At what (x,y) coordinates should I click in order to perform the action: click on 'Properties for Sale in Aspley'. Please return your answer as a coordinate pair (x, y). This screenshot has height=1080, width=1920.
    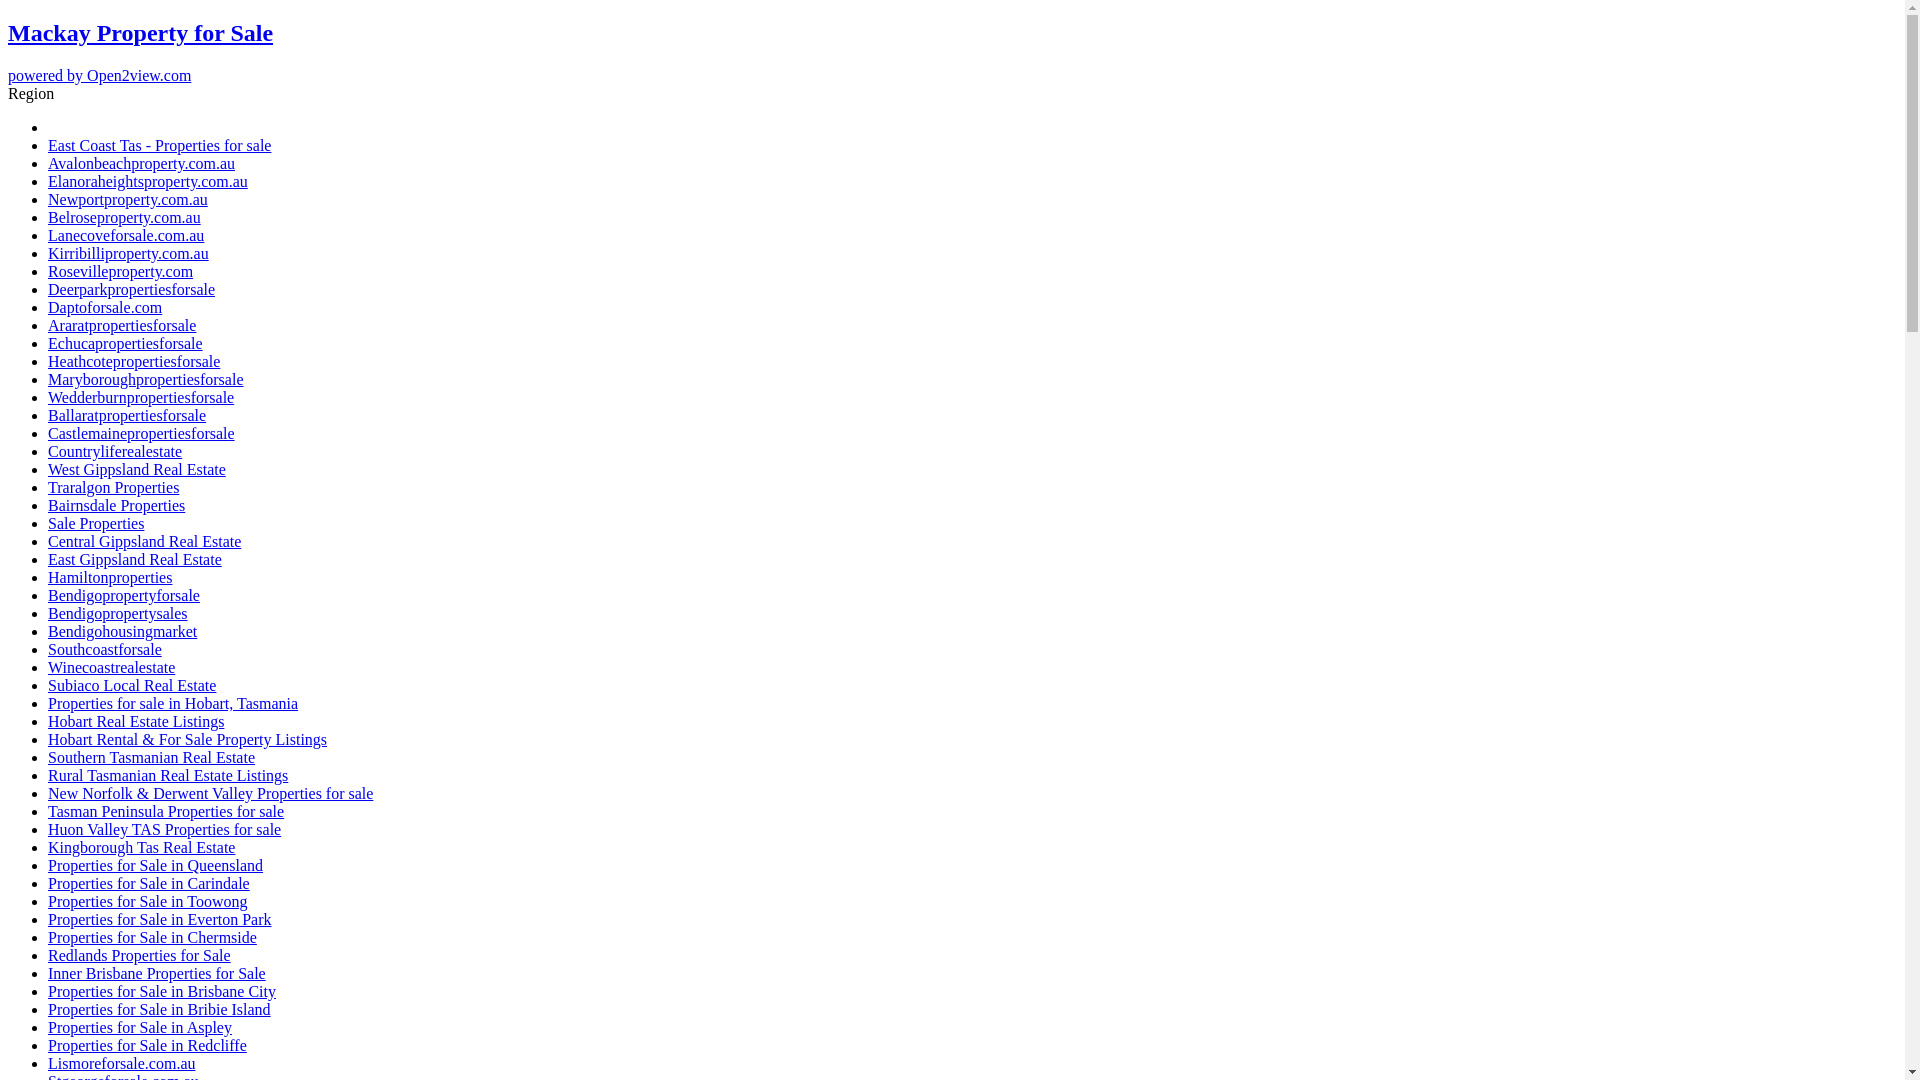
    Looking at the image, I should click on (138, 1027).